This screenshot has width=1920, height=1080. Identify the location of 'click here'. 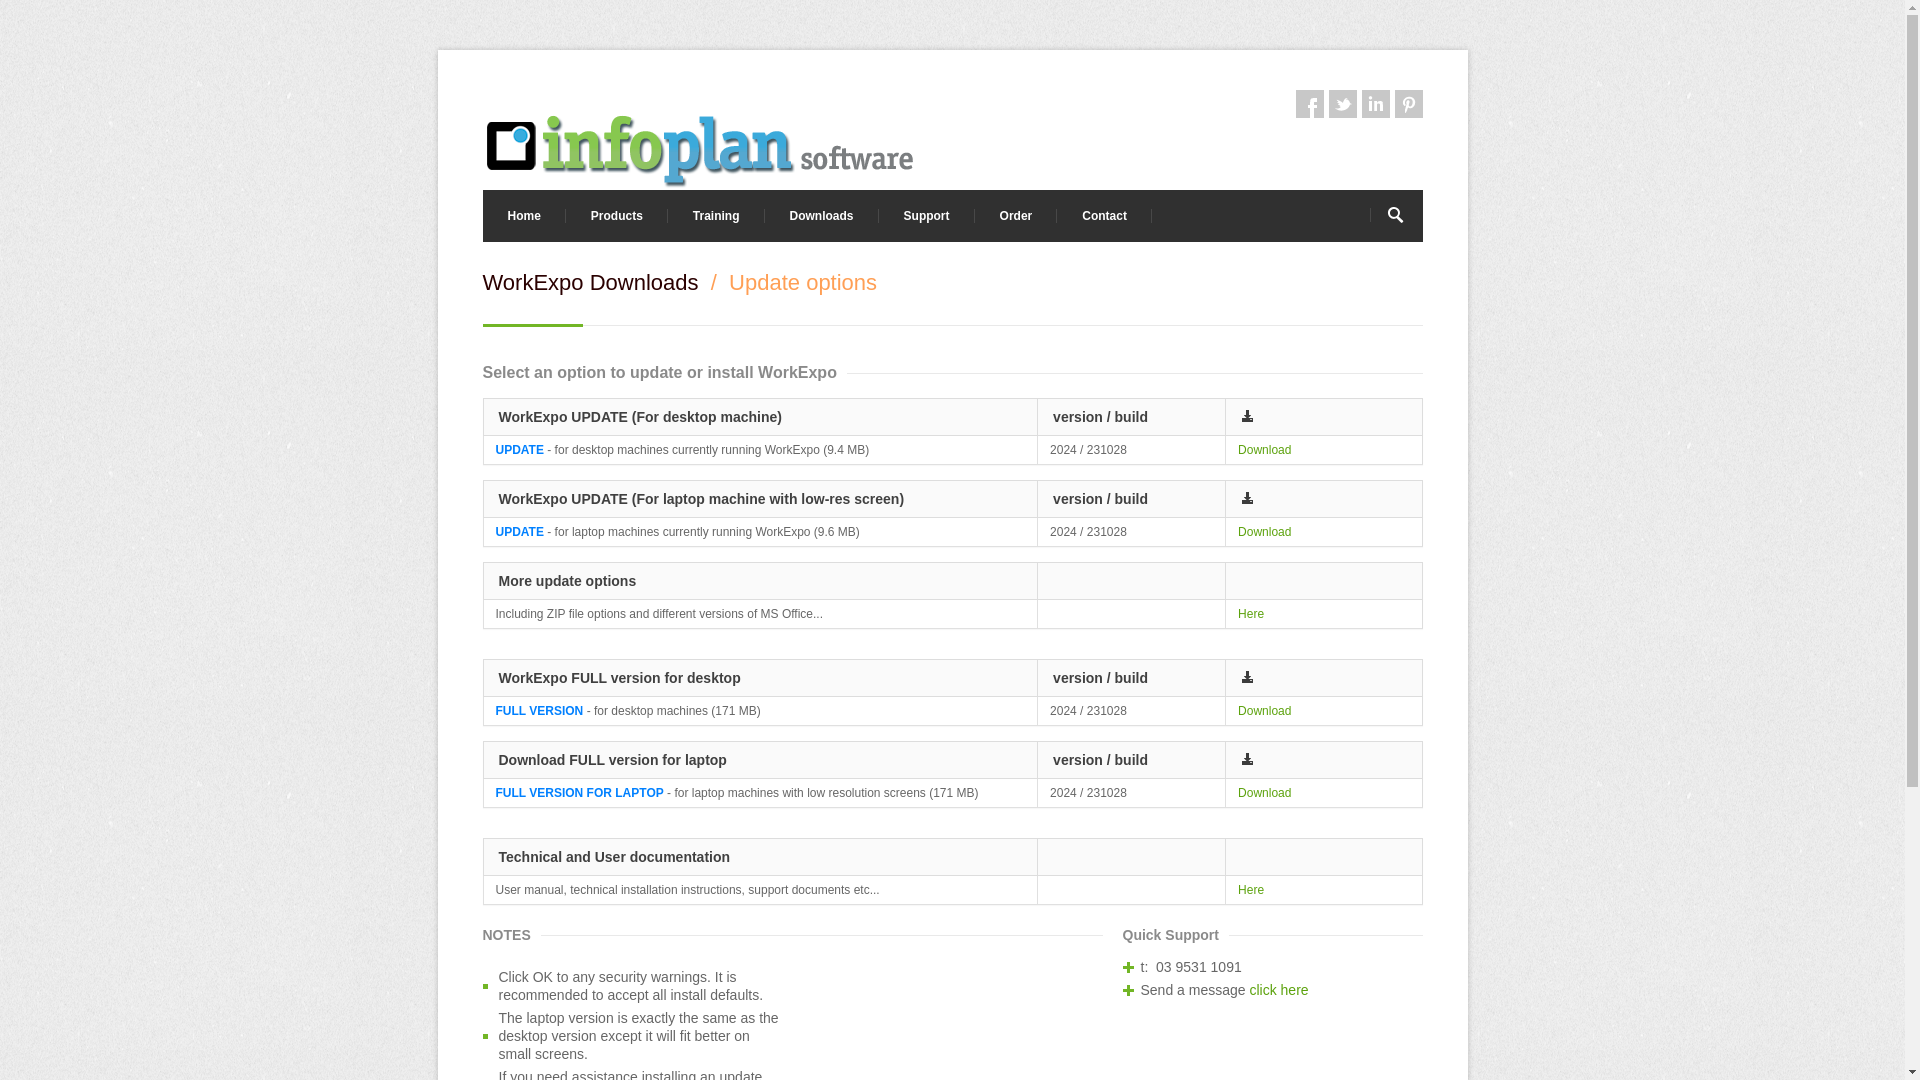
(1277, 990).